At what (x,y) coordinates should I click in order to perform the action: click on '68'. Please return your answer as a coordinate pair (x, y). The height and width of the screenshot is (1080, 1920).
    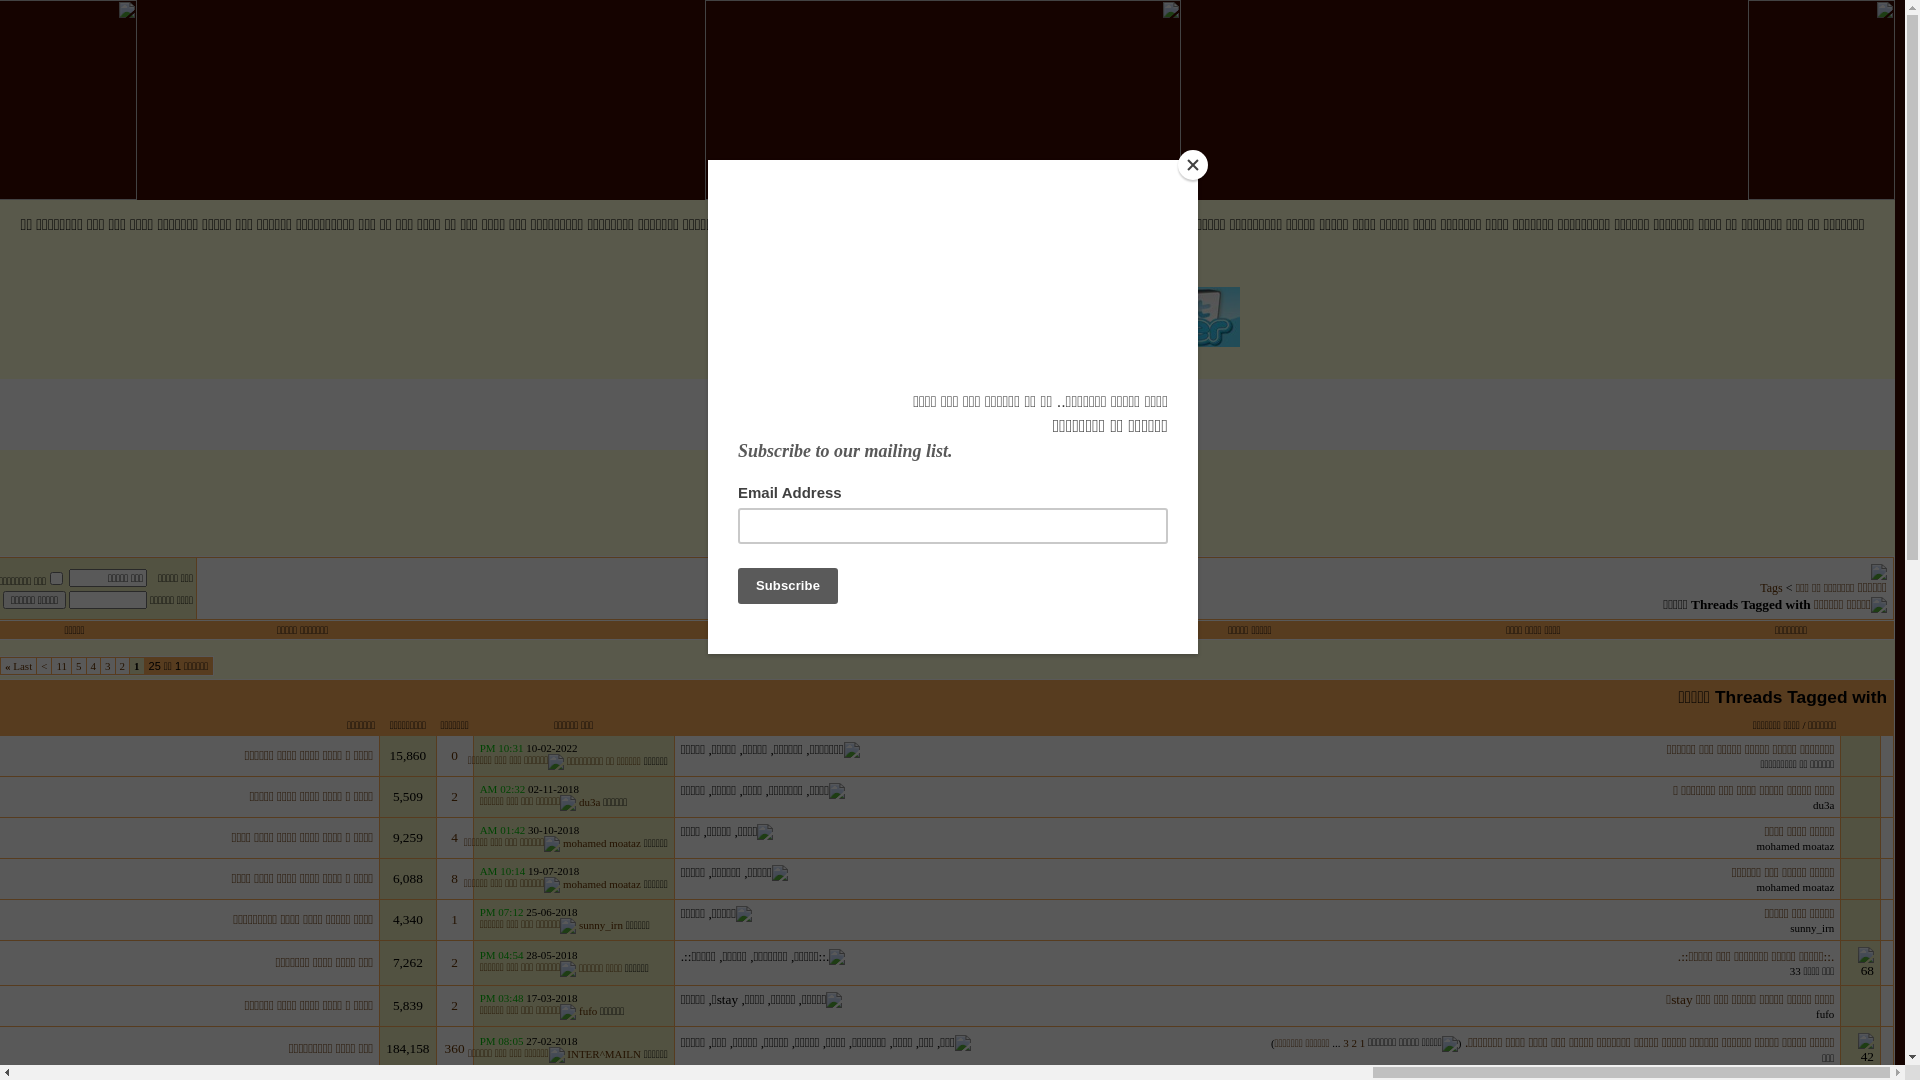
    Looking at the image, I should click on (1859, 962).